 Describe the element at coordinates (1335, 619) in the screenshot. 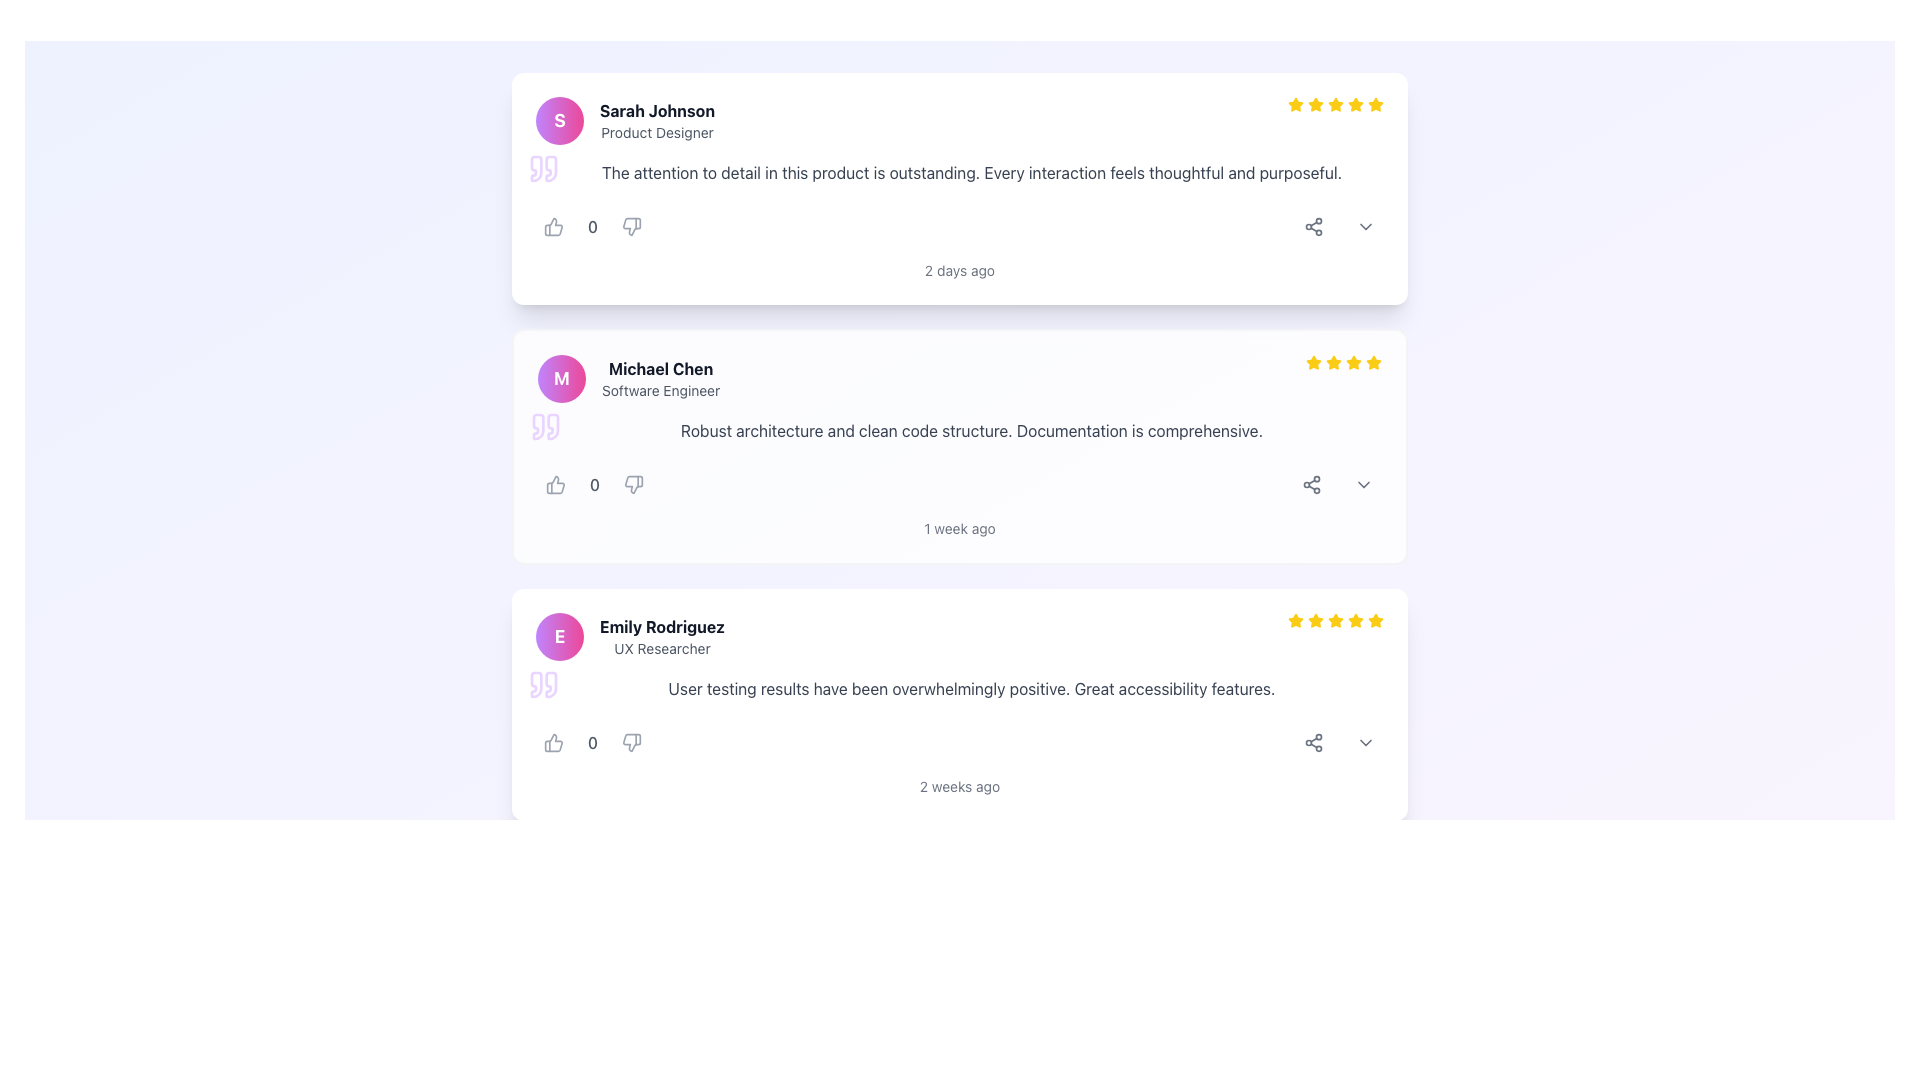

I see `the fifth yellow star icon in the rating system of the third review card` at that location.